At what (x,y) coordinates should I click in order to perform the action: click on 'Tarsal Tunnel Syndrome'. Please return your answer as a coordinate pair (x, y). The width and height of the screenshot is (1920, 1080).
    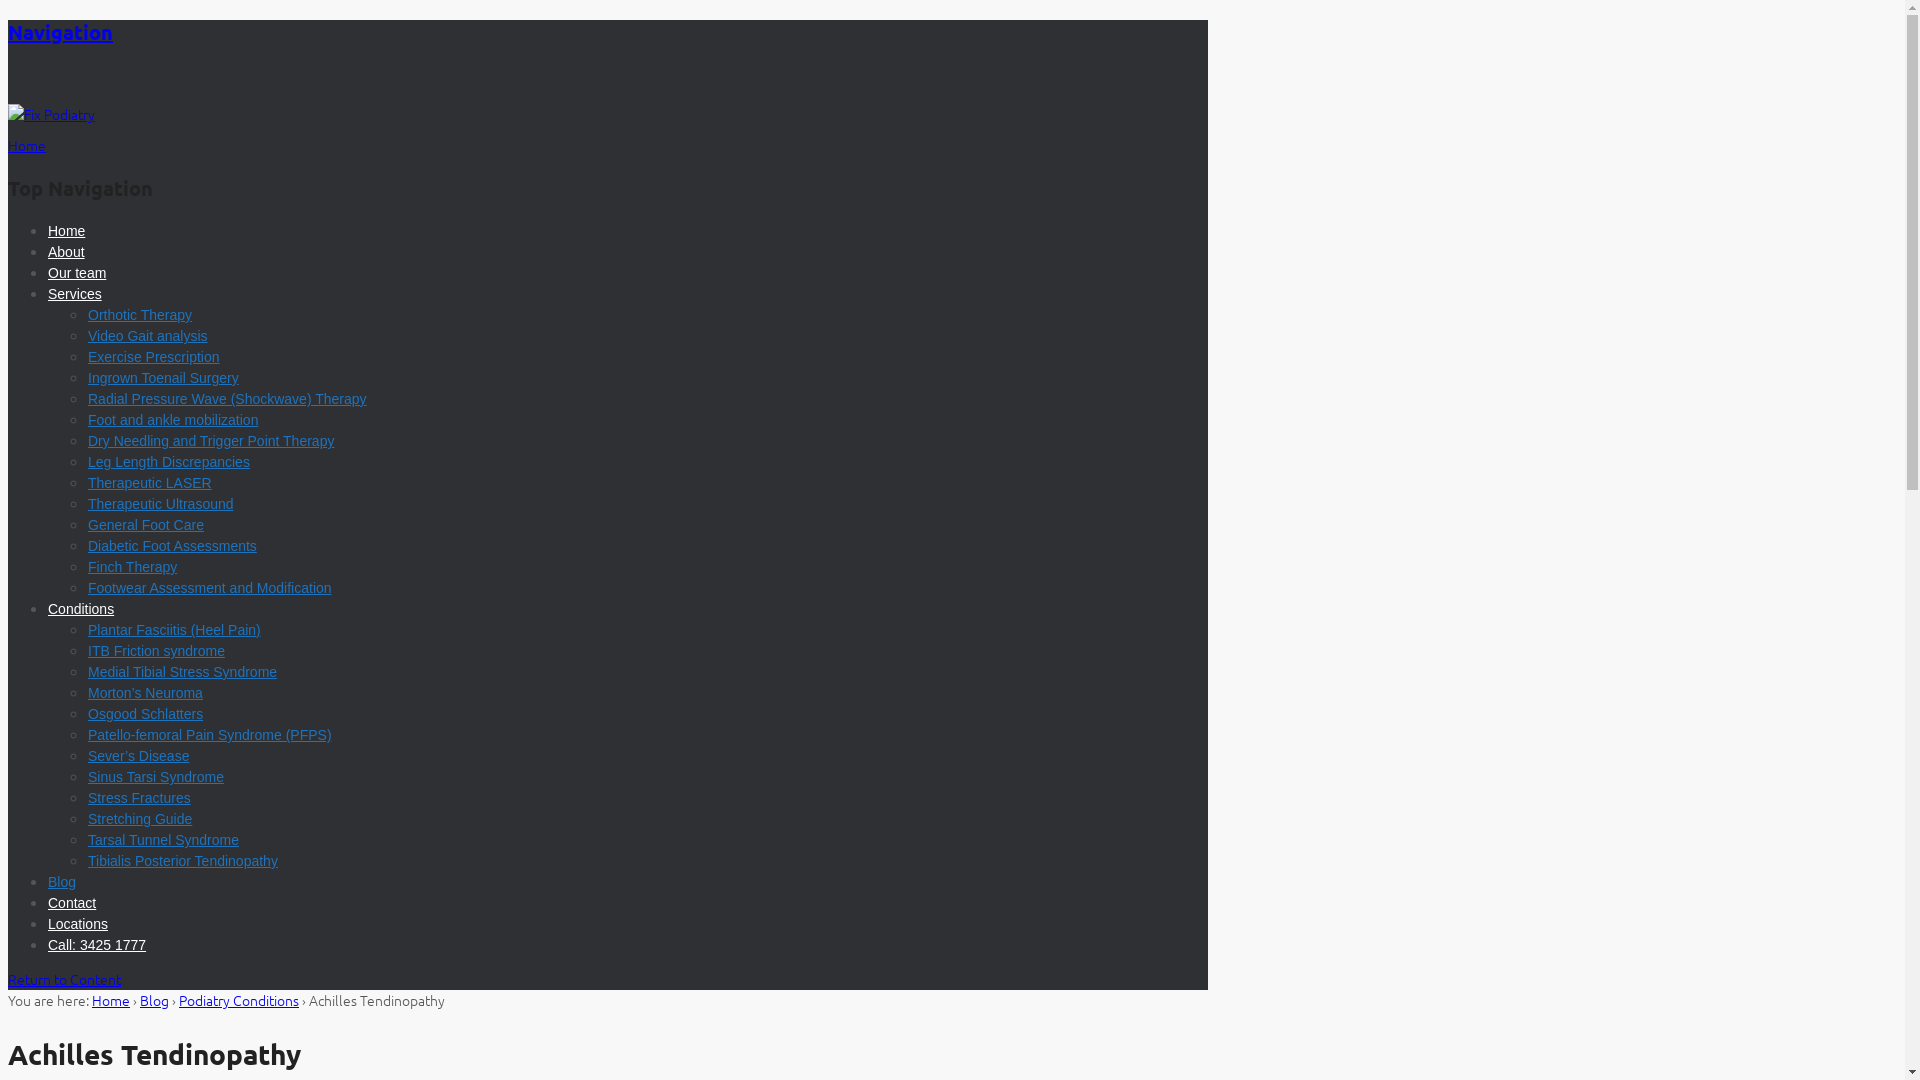
    Looking at the image, I should click on (163, 840).